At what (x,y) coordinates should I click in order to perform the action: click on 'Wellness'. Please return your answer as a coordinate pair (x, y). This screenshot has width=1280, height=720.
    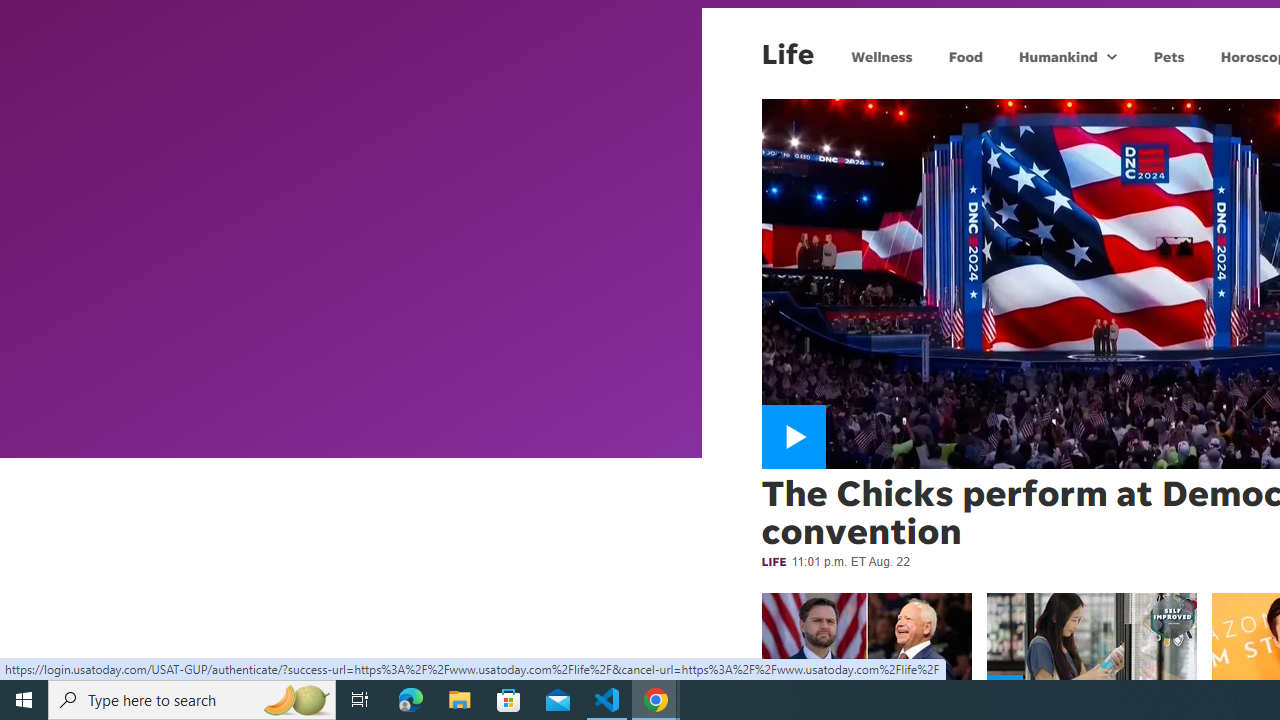
    Looking at the image, I should click on (880, 55).